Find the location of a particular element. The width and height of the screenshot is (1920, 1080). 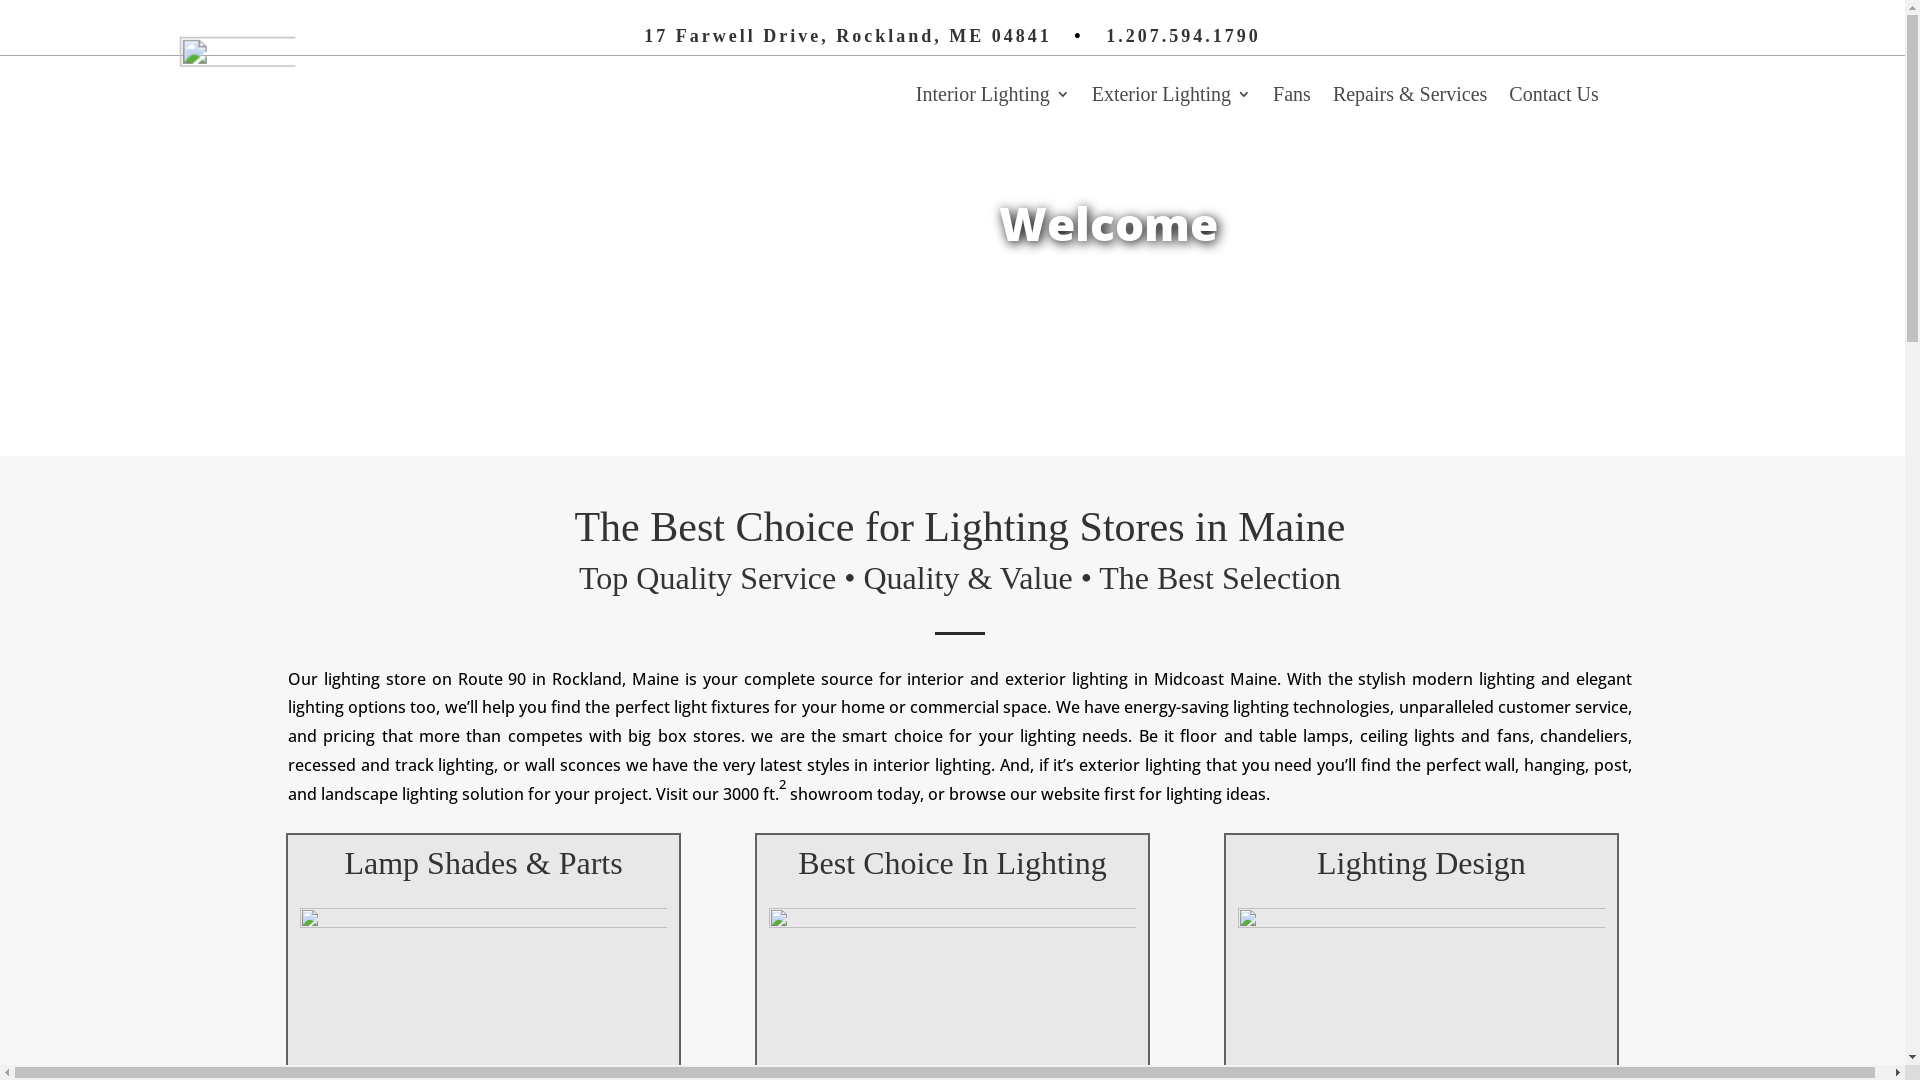

'Contact Us' is located at coordinates (1552, 97).